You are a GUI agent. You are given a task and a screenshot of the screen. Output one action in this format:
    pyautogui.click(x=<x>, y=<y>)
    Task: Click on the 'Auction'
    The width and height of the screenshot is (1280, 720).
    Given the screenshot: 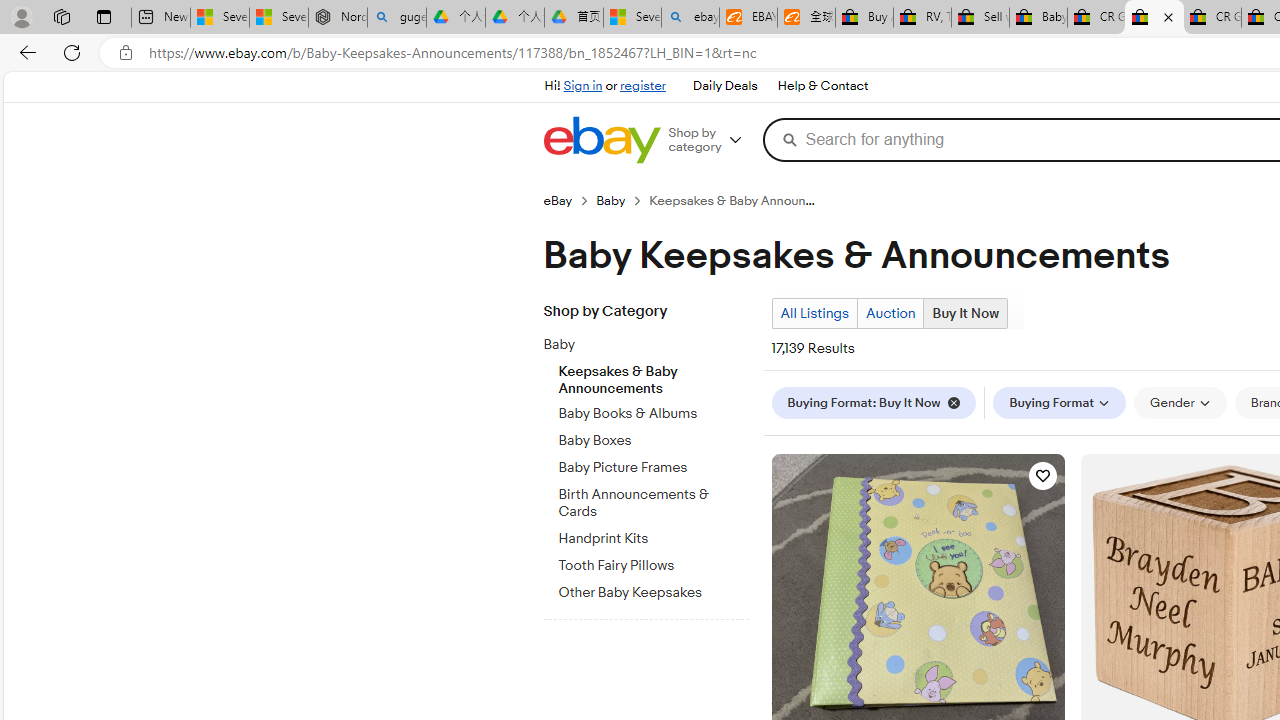 What is the action you would take?
    pyautogui.click(x=889, y=313)
    